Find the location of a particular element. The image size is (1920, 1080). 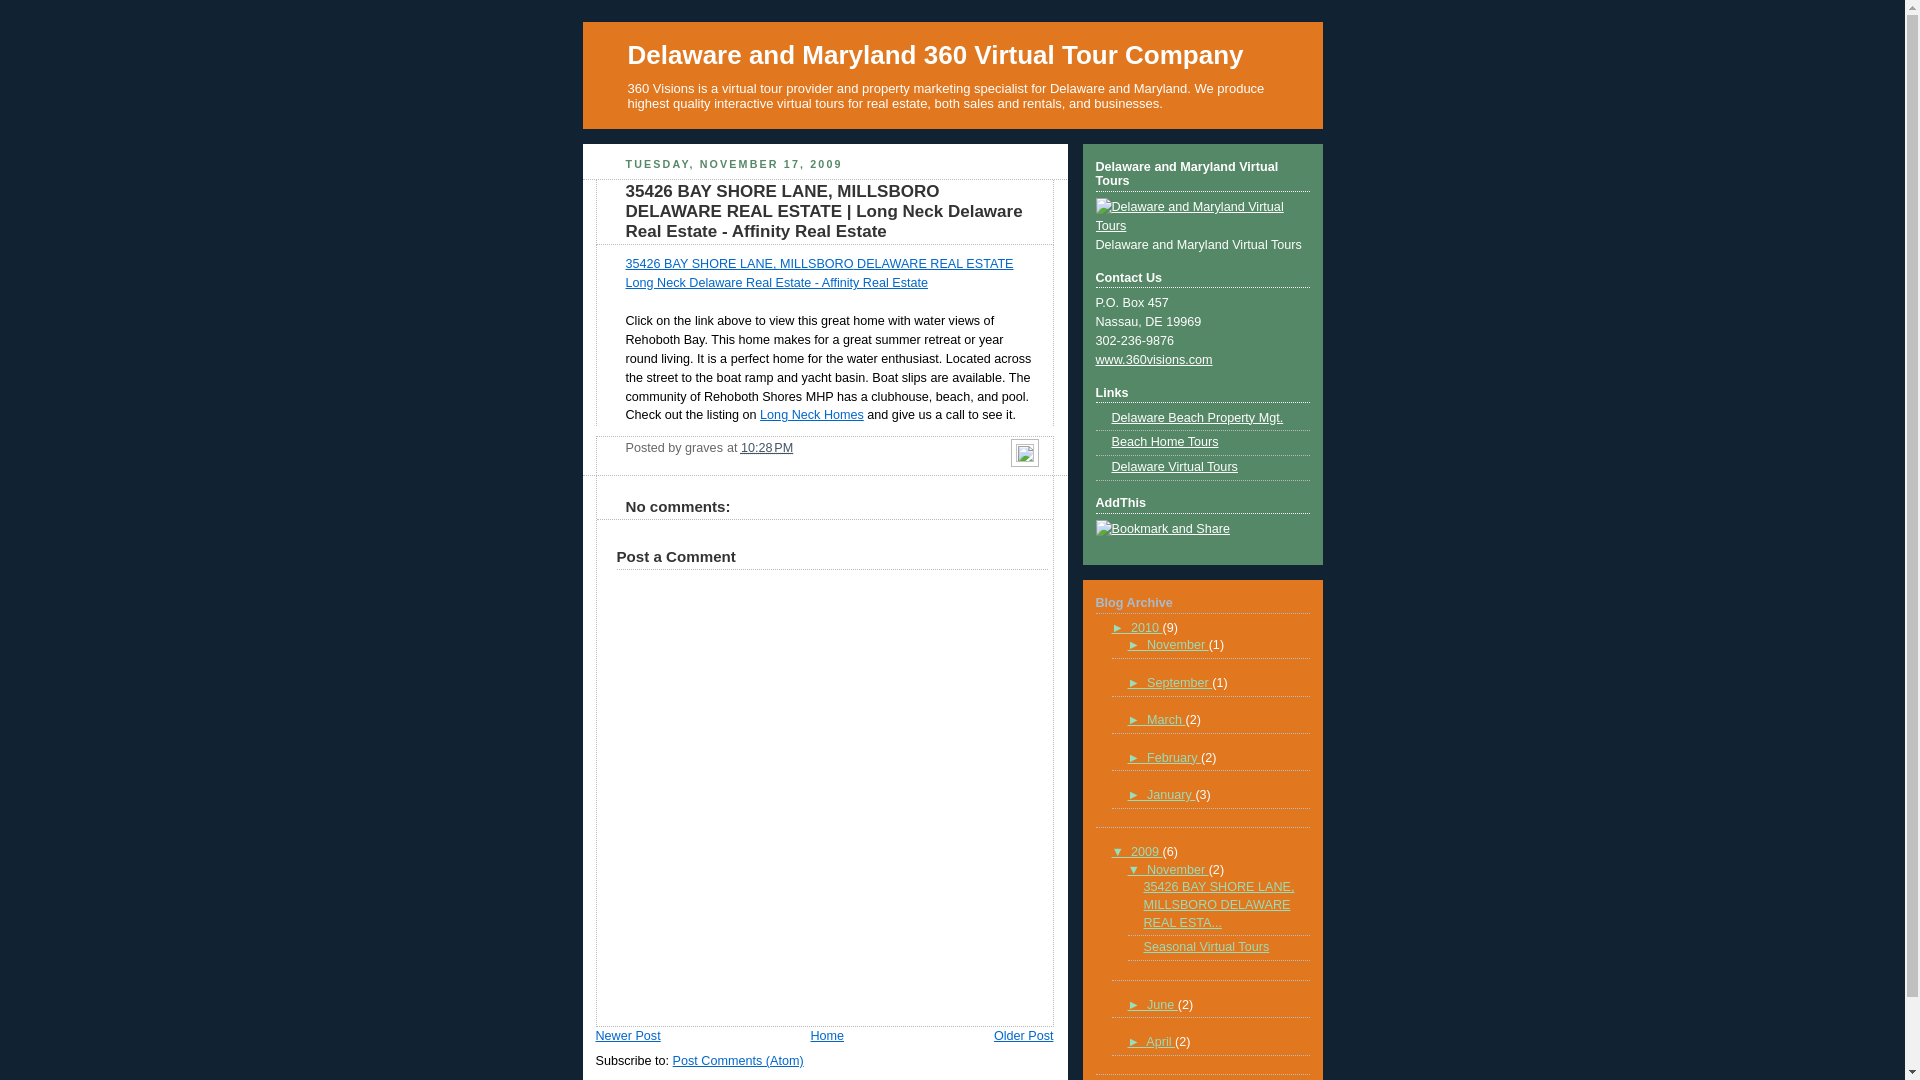

'Seasonal Virtual Tours' is located at coordinates (1205, 946).